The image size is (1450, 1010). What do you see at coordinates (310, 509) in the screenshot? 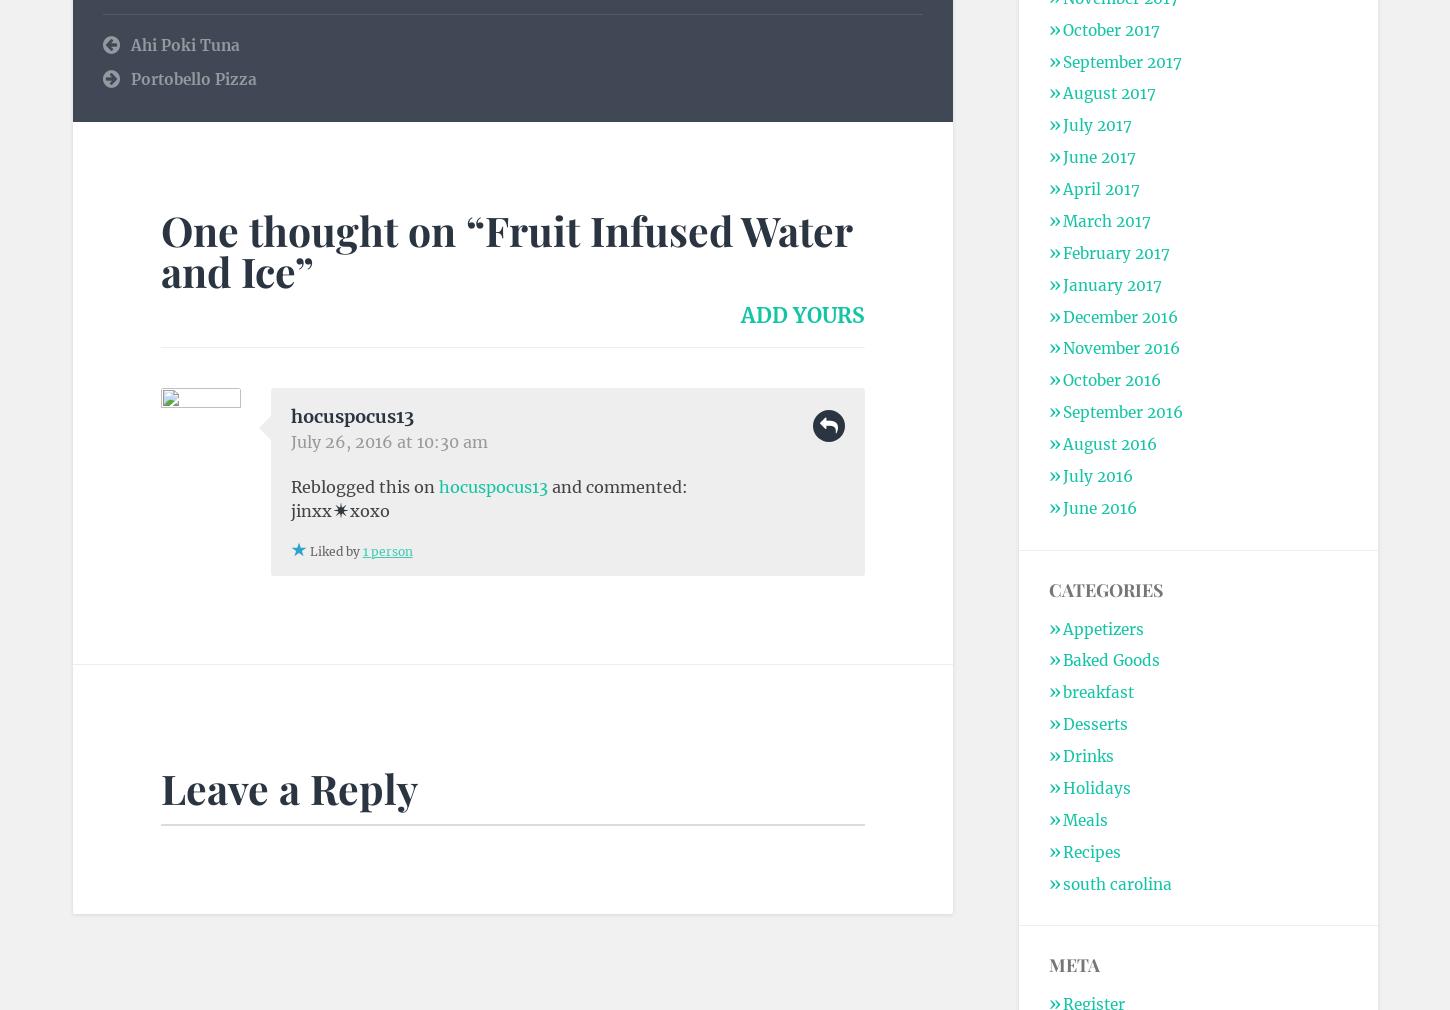
I see `'jinxx'` at bounding box center [310, 509].